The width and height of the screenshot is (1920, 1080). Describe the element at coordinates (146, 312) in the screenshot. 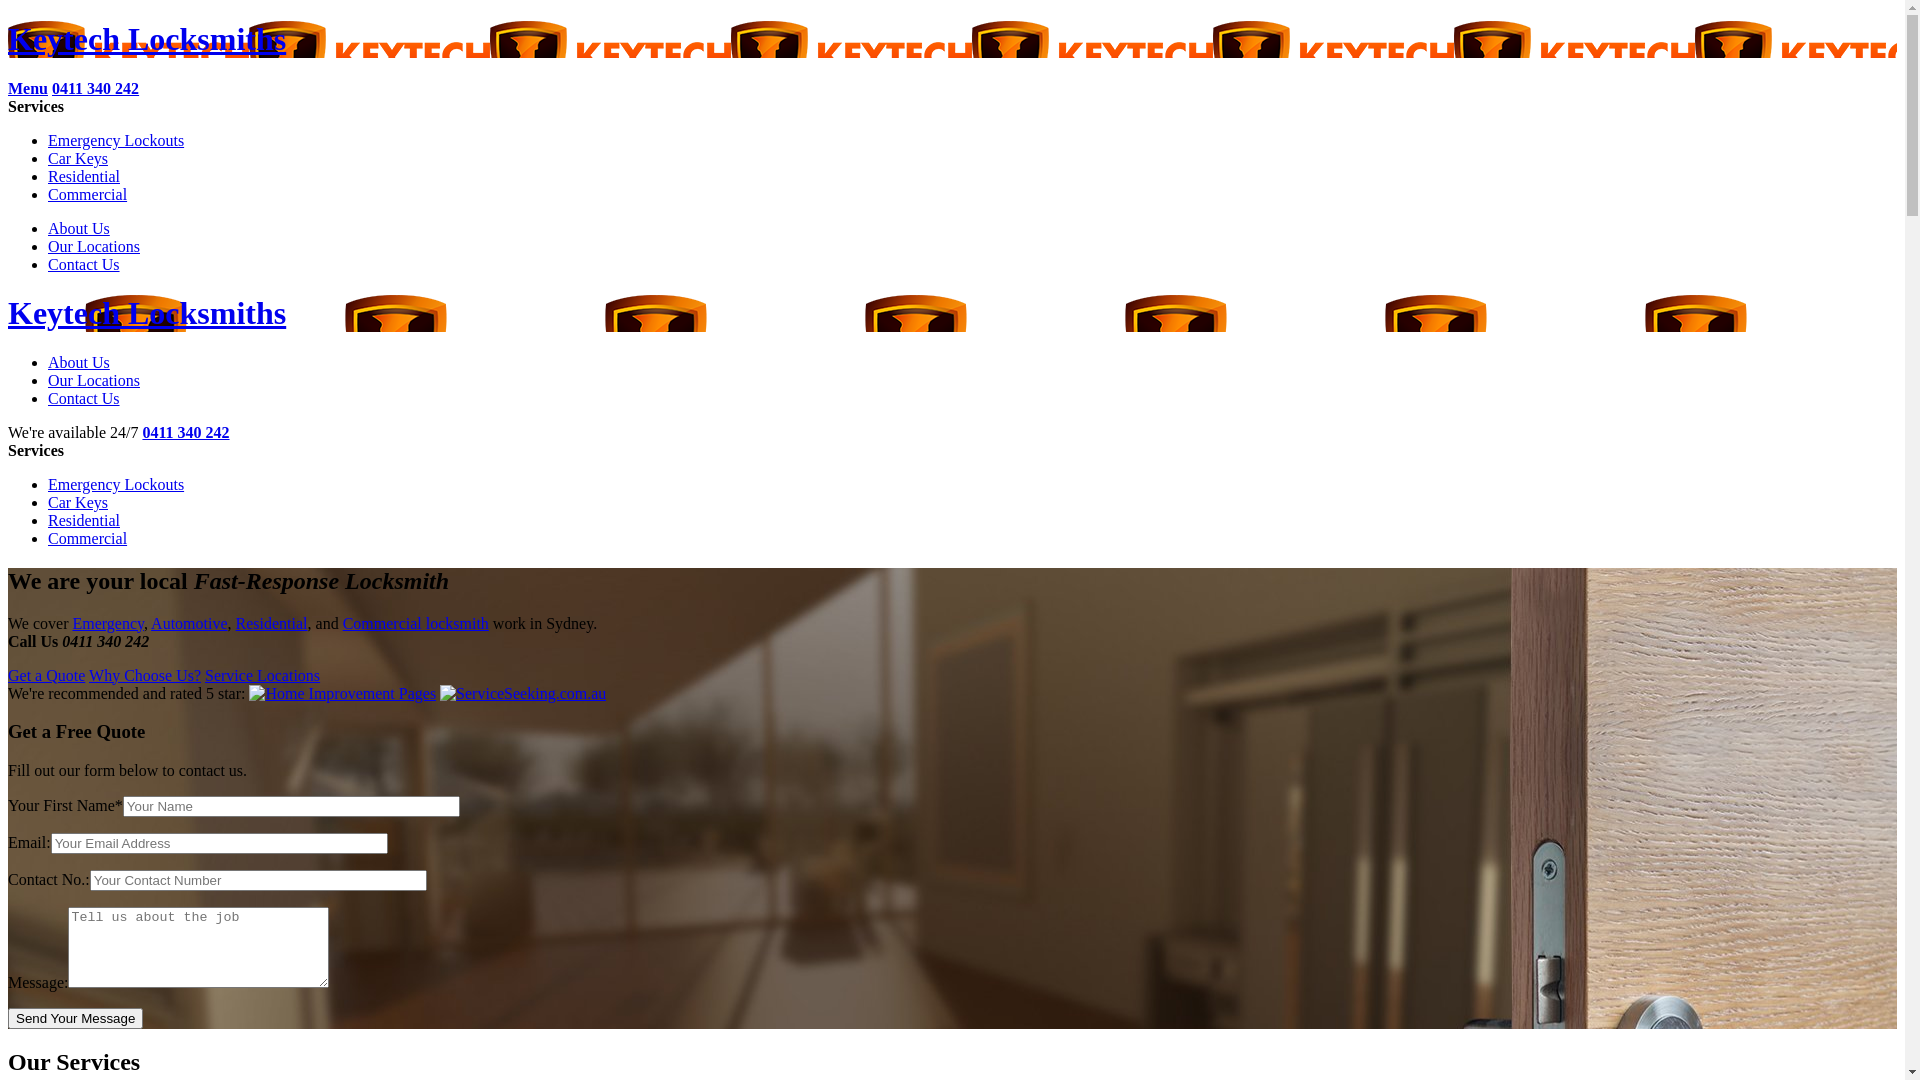

I see `'Keytech Locksmiths'` at that location.